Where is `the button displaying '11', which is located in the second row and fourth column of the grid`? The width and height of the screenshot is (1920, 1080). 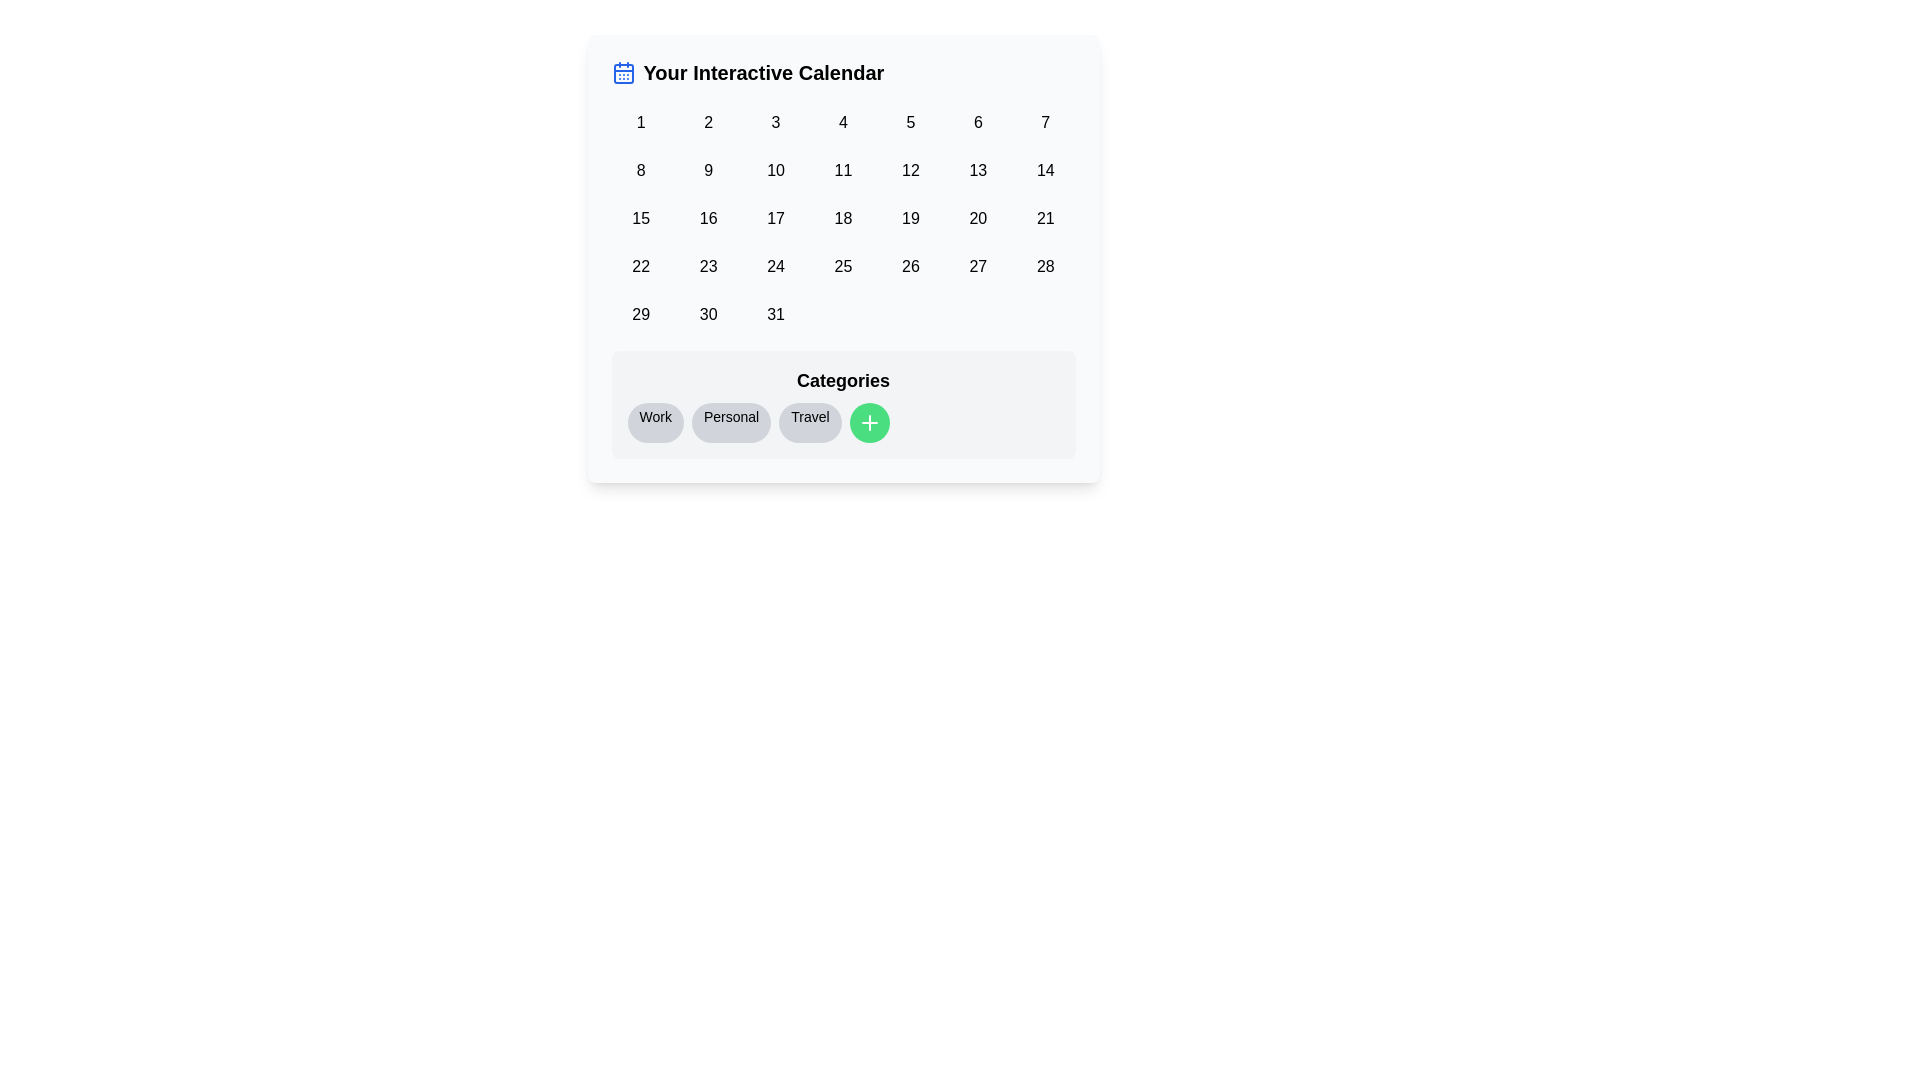 the button displaying '11', which is located in the second row and fourth column of the grid is located at coordinates (843, 169).